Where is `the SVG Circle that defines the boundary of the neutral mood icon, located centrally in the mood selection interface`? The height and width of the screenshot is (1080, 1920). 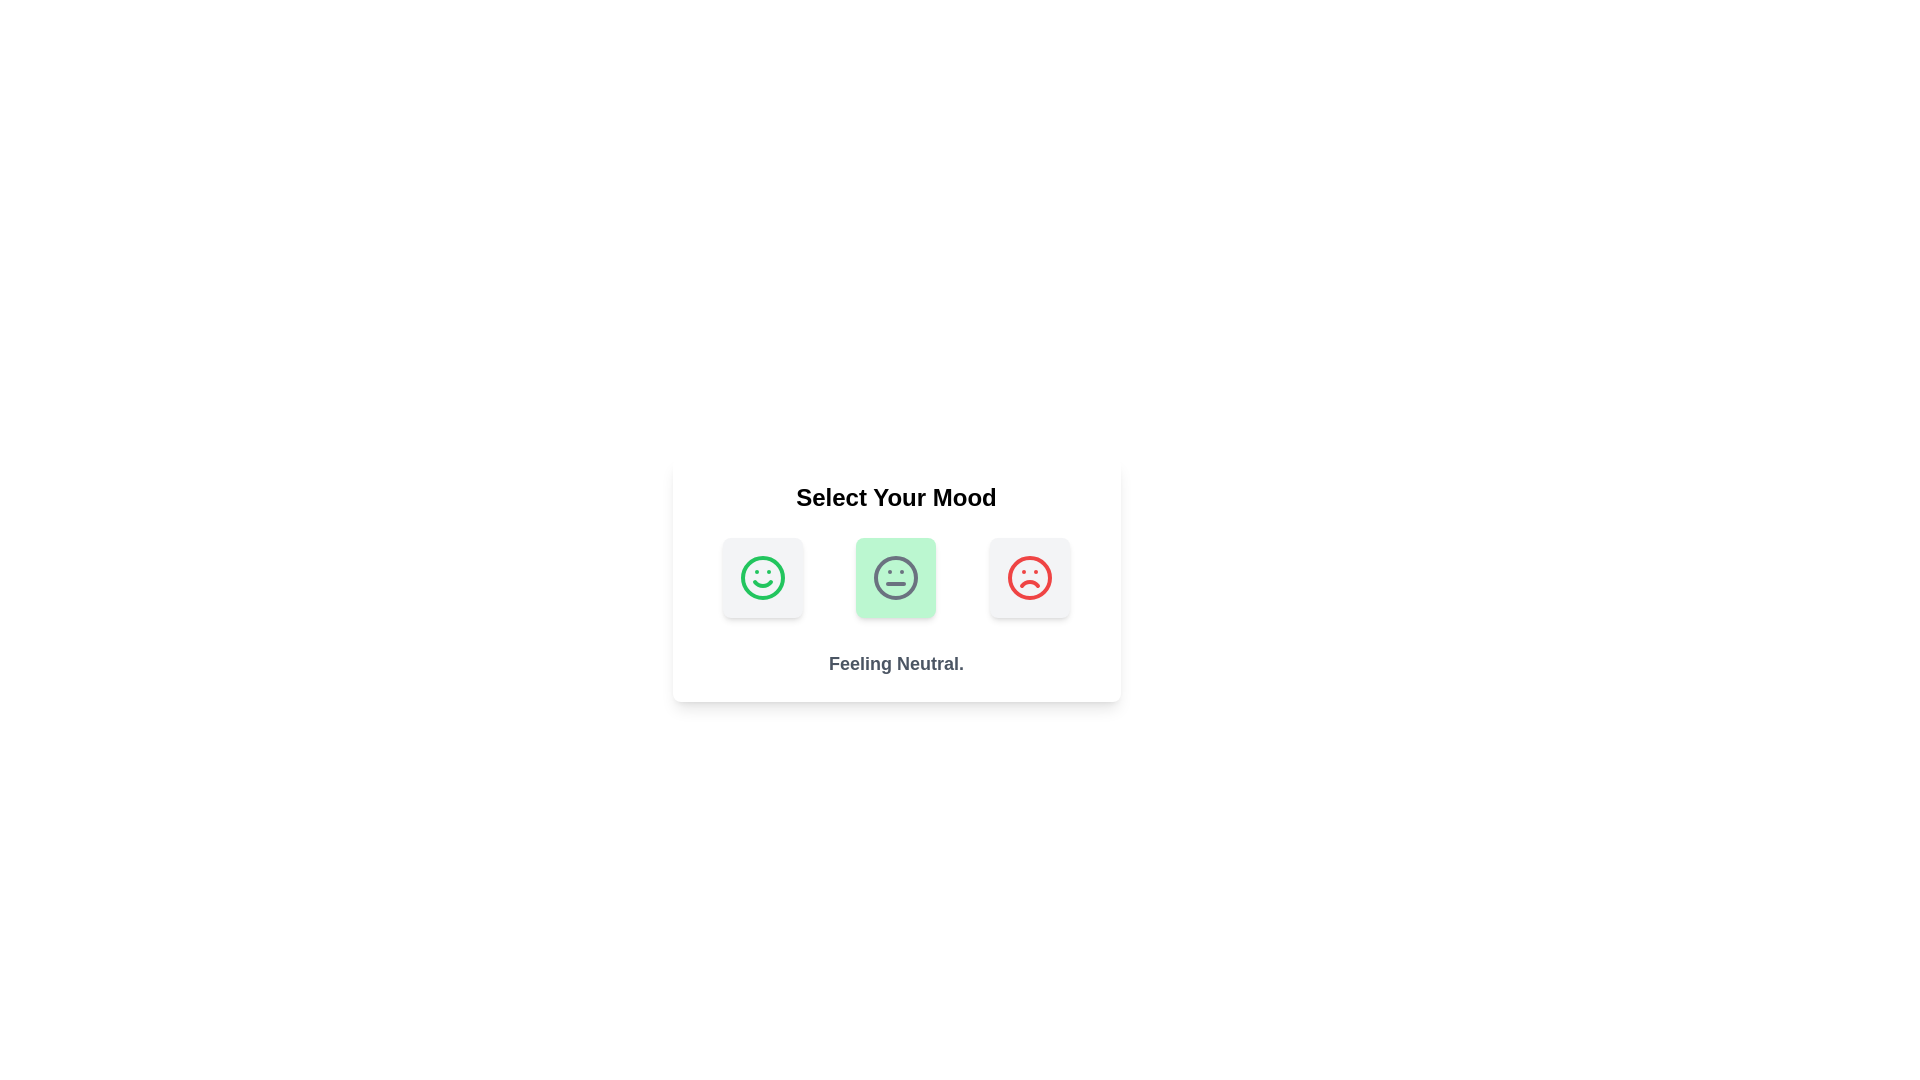 the SVG Circle that defines the boundary of the neutral mood icon, located centrally in the mood selection interface is located at coordinates (895, 578).